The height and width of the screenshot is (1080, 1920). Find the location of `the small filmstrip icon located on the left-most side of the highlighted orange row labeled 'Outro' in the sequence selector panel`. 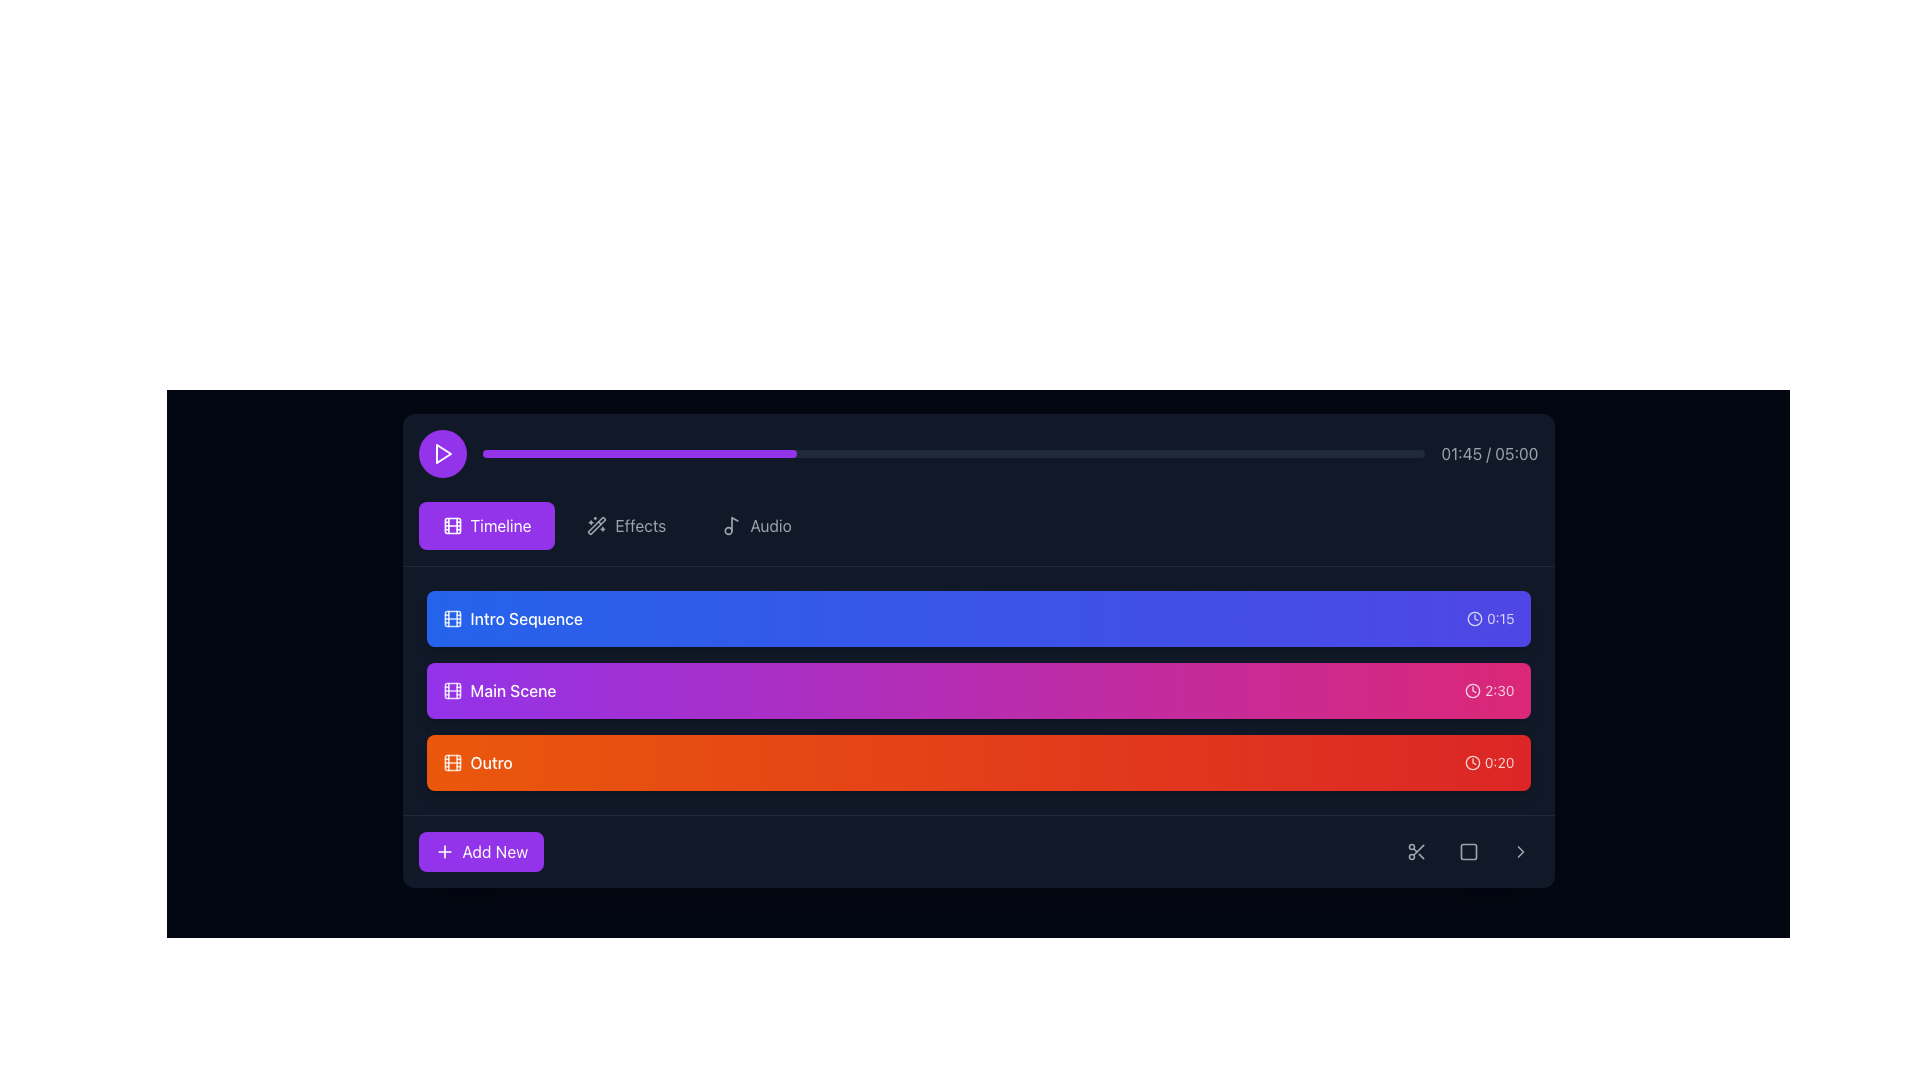

the small filmstrip icon located on the left-most side of the highlighted orange row labeled 'Outro' in the sequence selector panel is located at coordinates (451, 763).